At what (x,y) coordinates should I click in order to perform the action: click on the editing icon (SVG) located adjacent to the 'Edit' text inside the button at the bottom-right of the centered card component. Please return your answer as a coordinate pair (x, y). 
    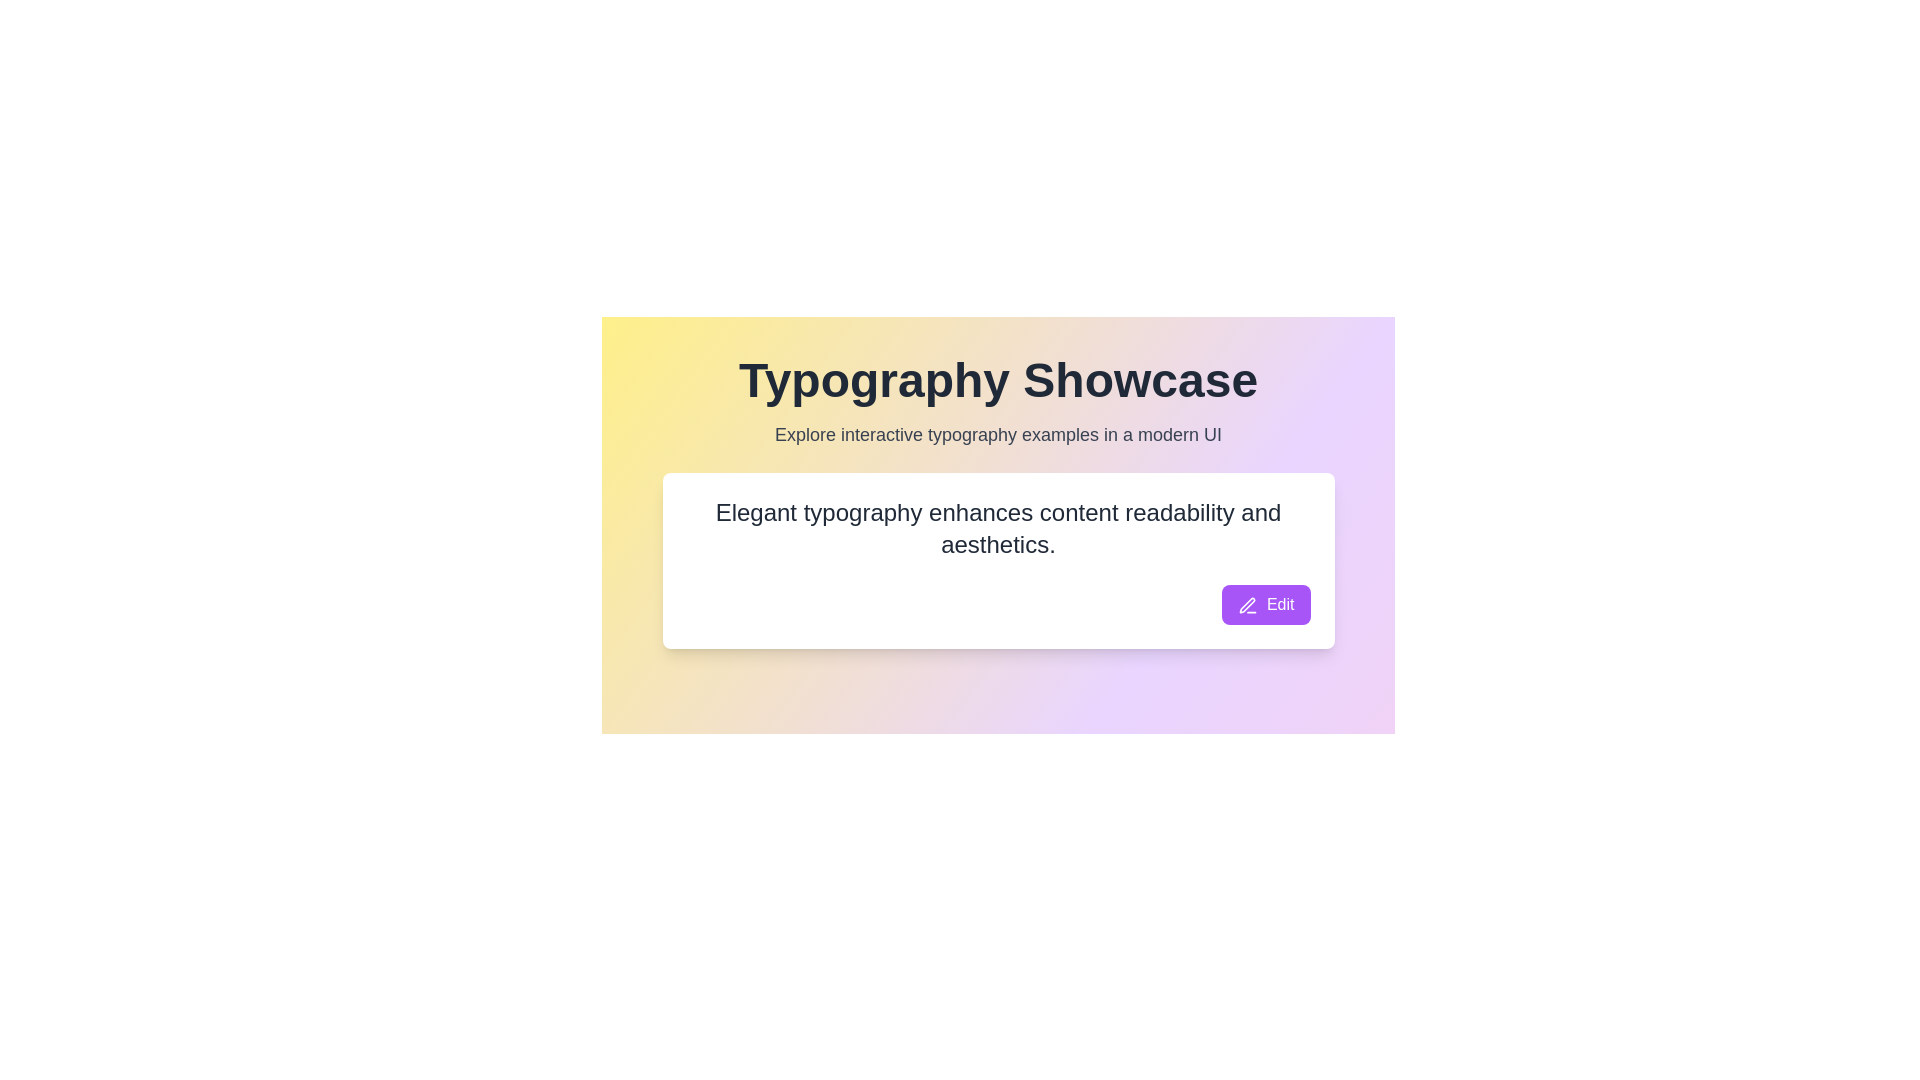
    Looking at the image, I should click on (1247, 604).